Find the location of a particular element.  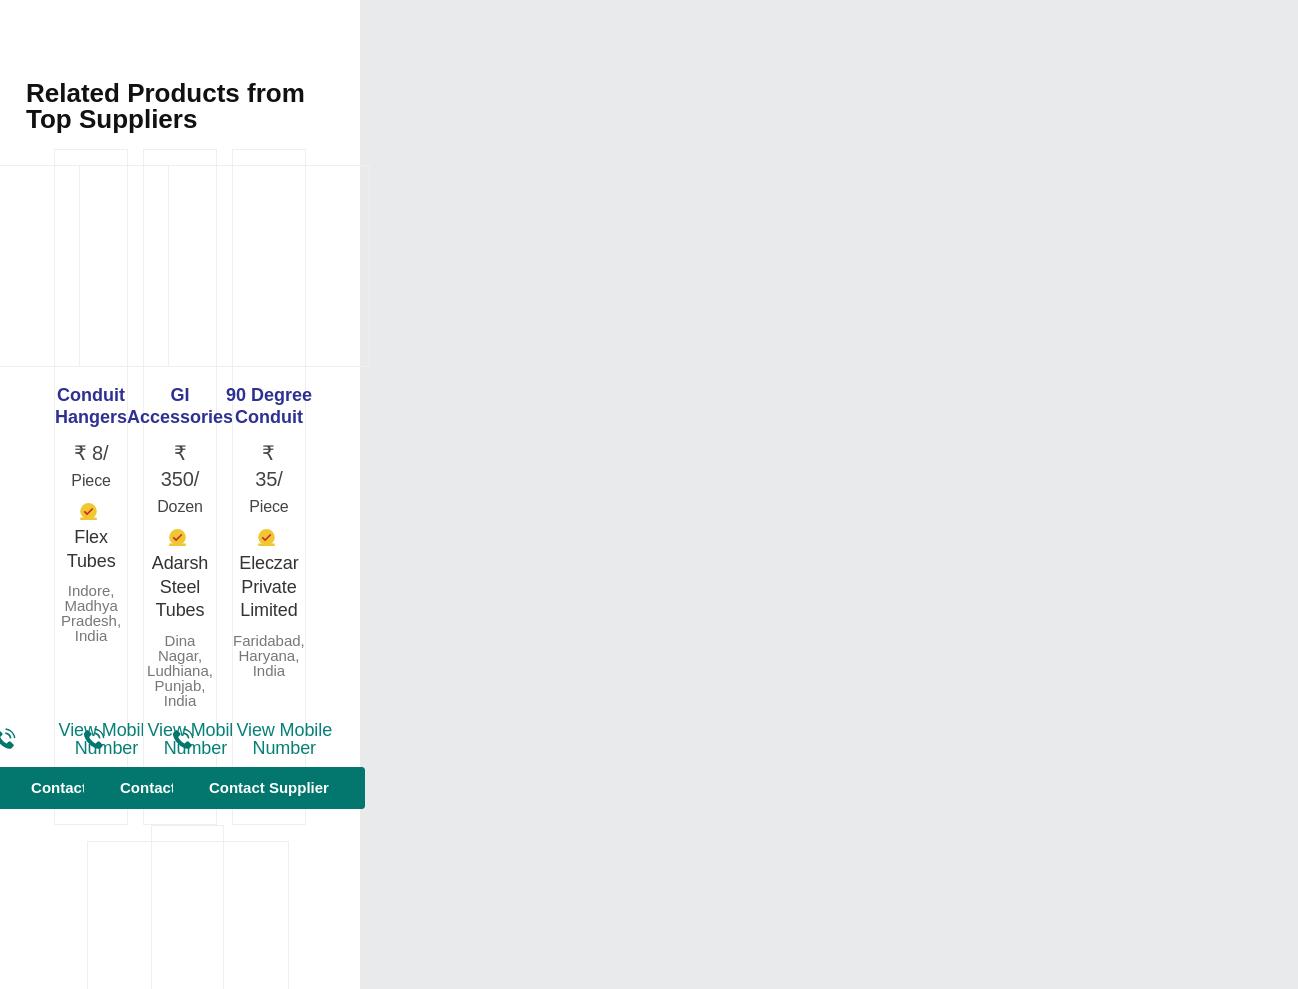

'₹  35/' is located at coordinates (267, 465).